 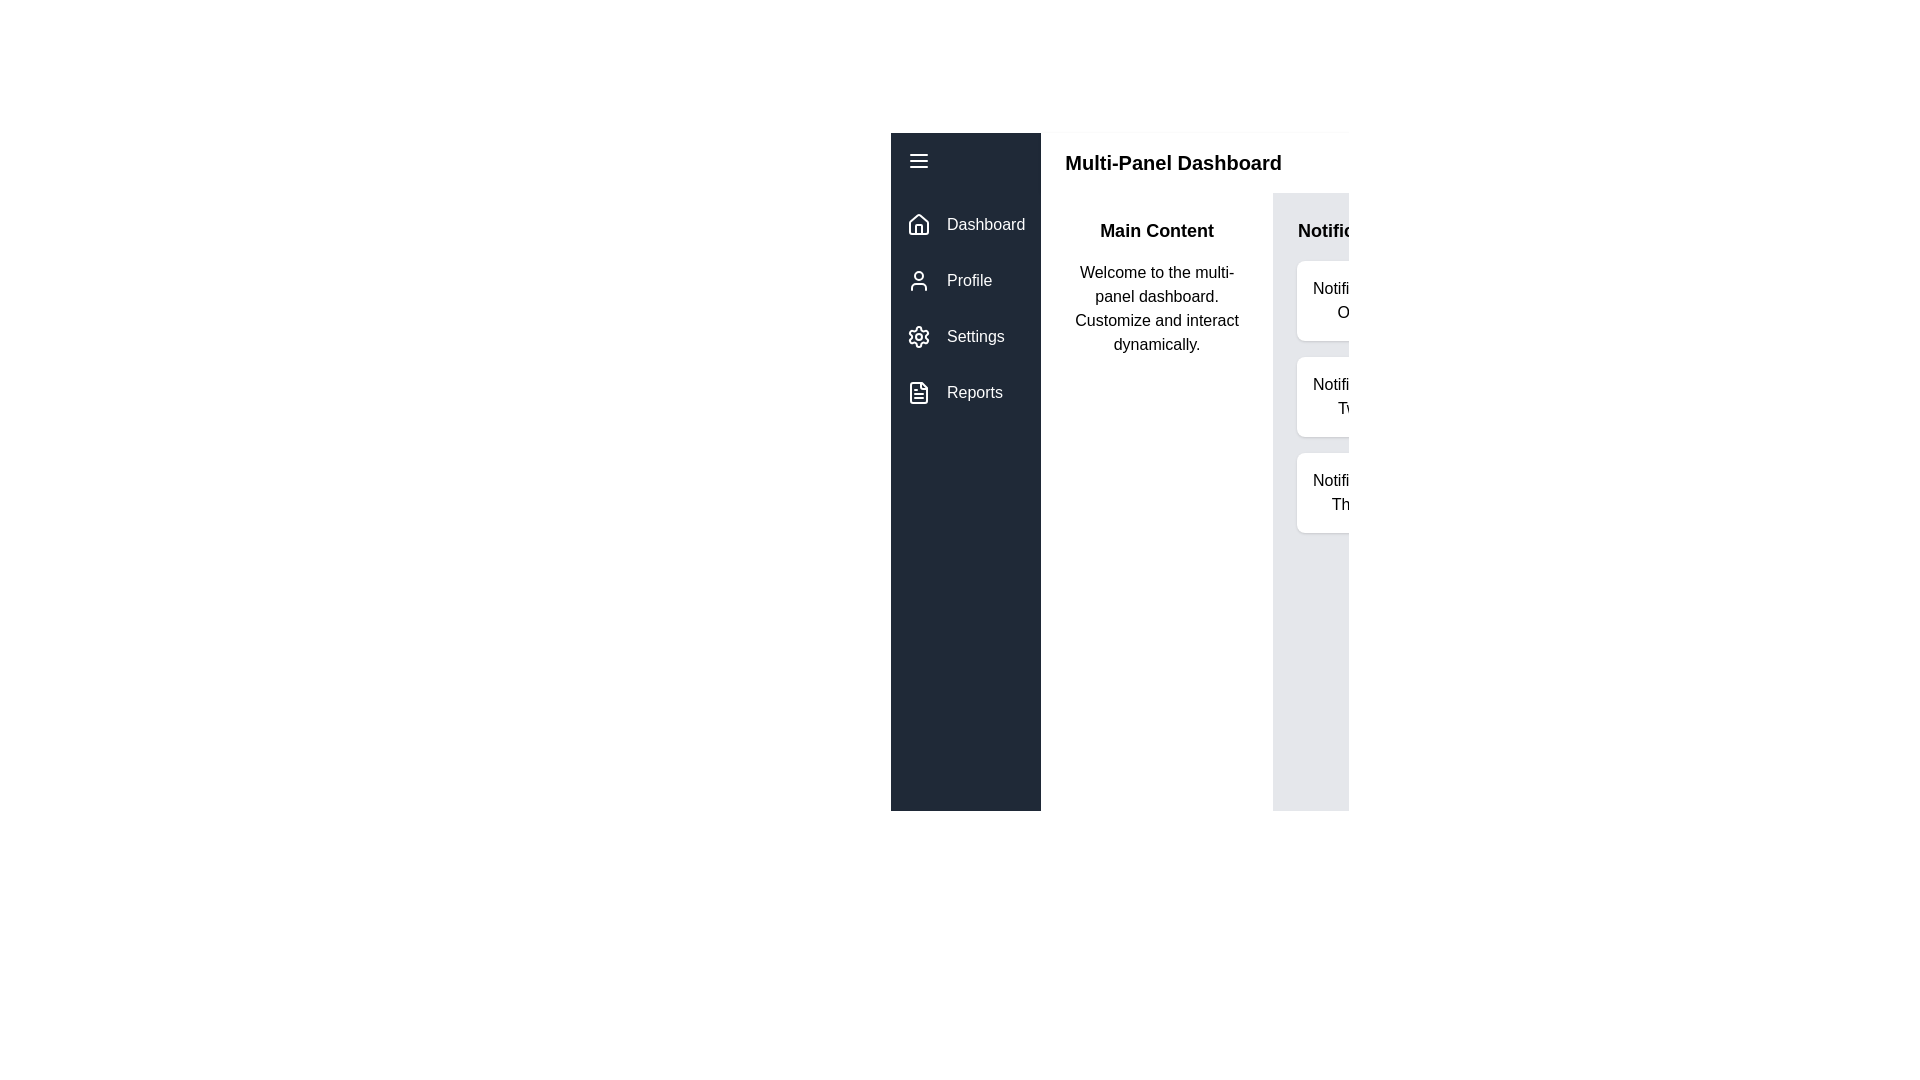 What do you see at coordinates (917, 160) in the screenshot?
I see `the hamburger menu icon located at the top-left corner of the dark sidebar` at bounding box center [917, 160].